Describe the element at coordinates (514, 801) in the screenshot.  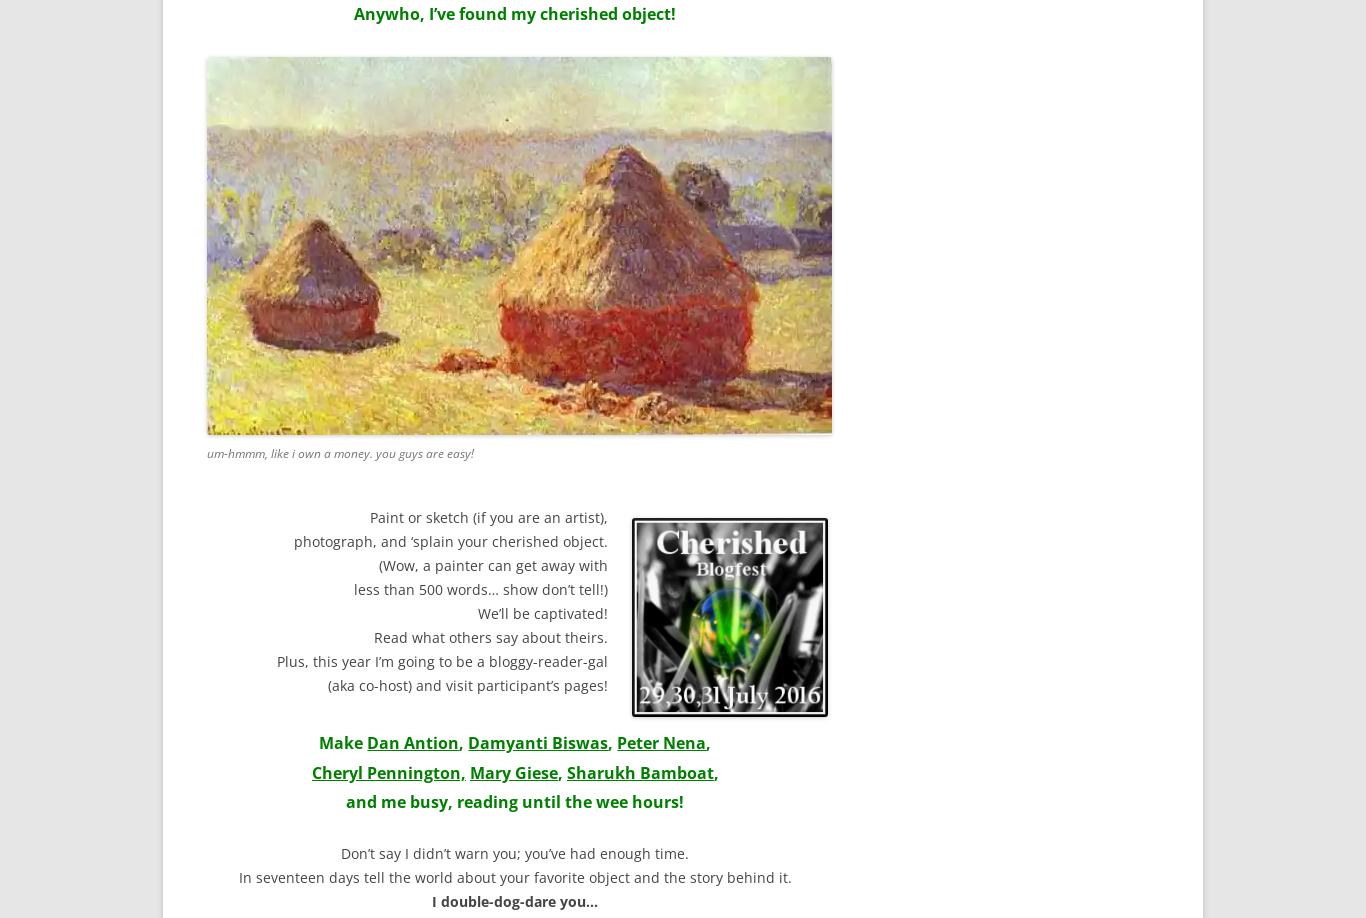
I see `'and me busy, reading until the wee hours!'` at that location.